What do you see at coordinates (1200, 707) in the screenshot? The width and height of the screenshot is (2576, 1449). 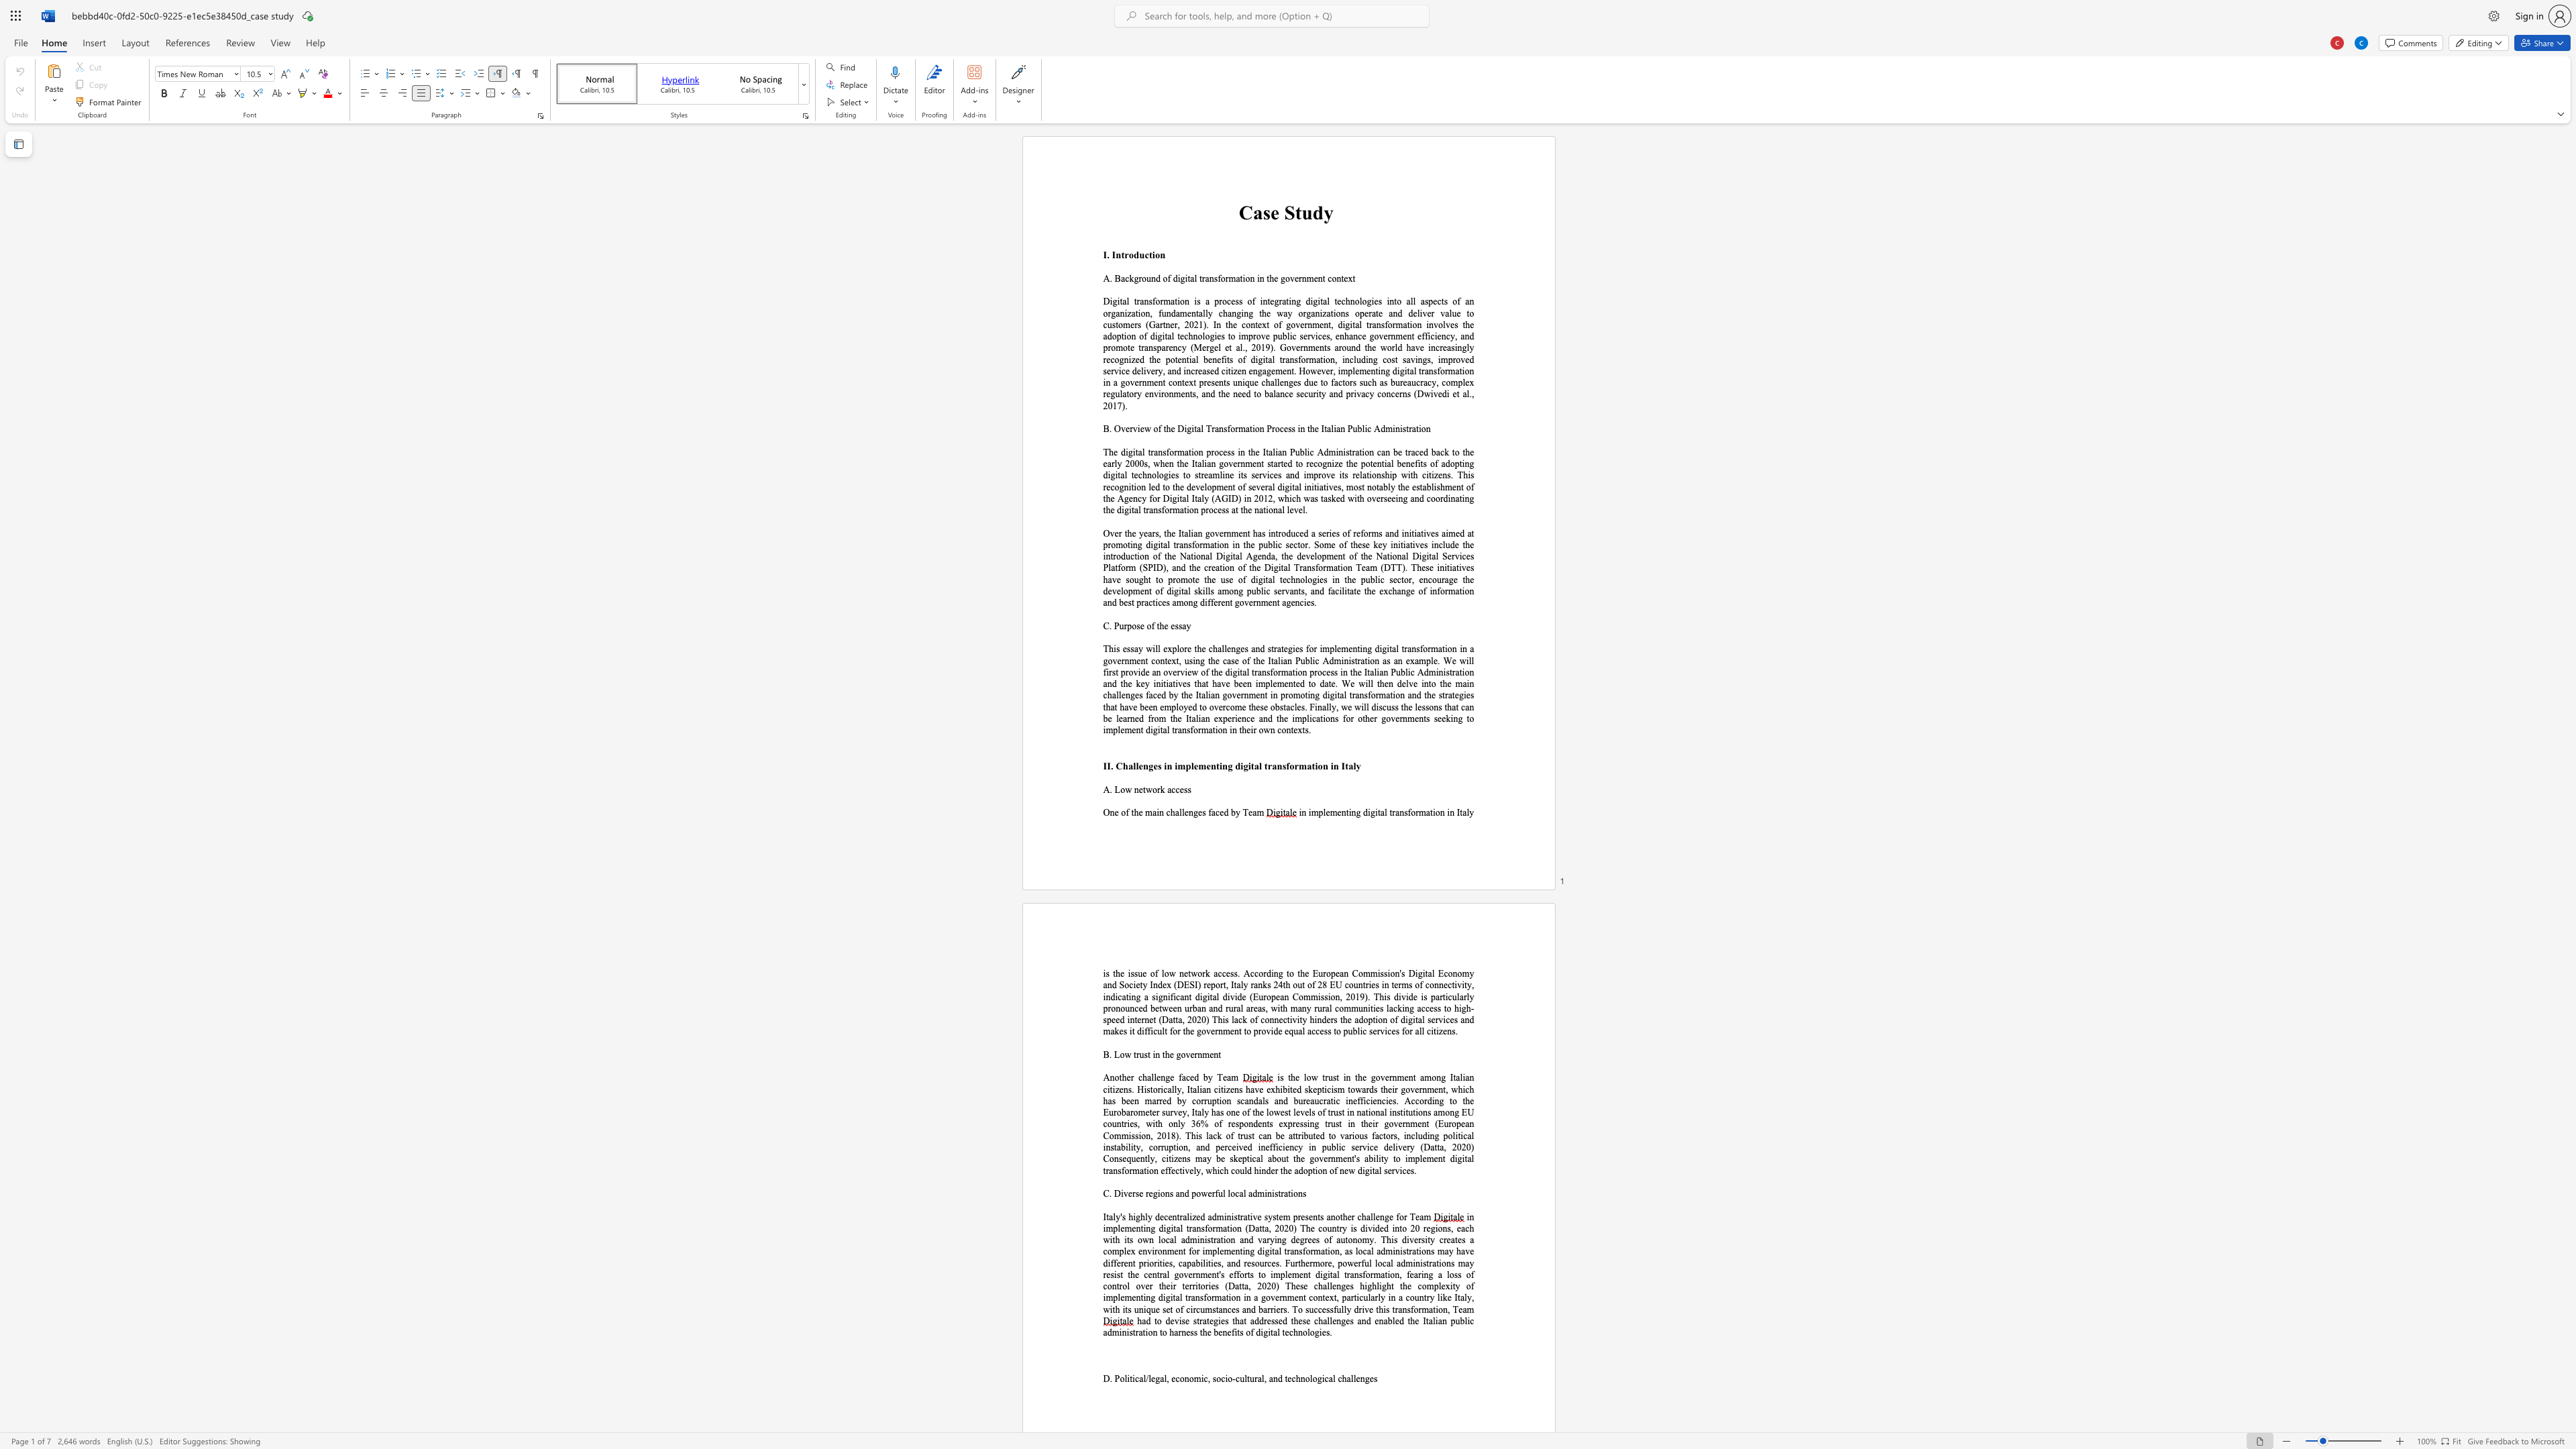 I see `the 48th character "t" in the text` at bounding box center [1200, 707].